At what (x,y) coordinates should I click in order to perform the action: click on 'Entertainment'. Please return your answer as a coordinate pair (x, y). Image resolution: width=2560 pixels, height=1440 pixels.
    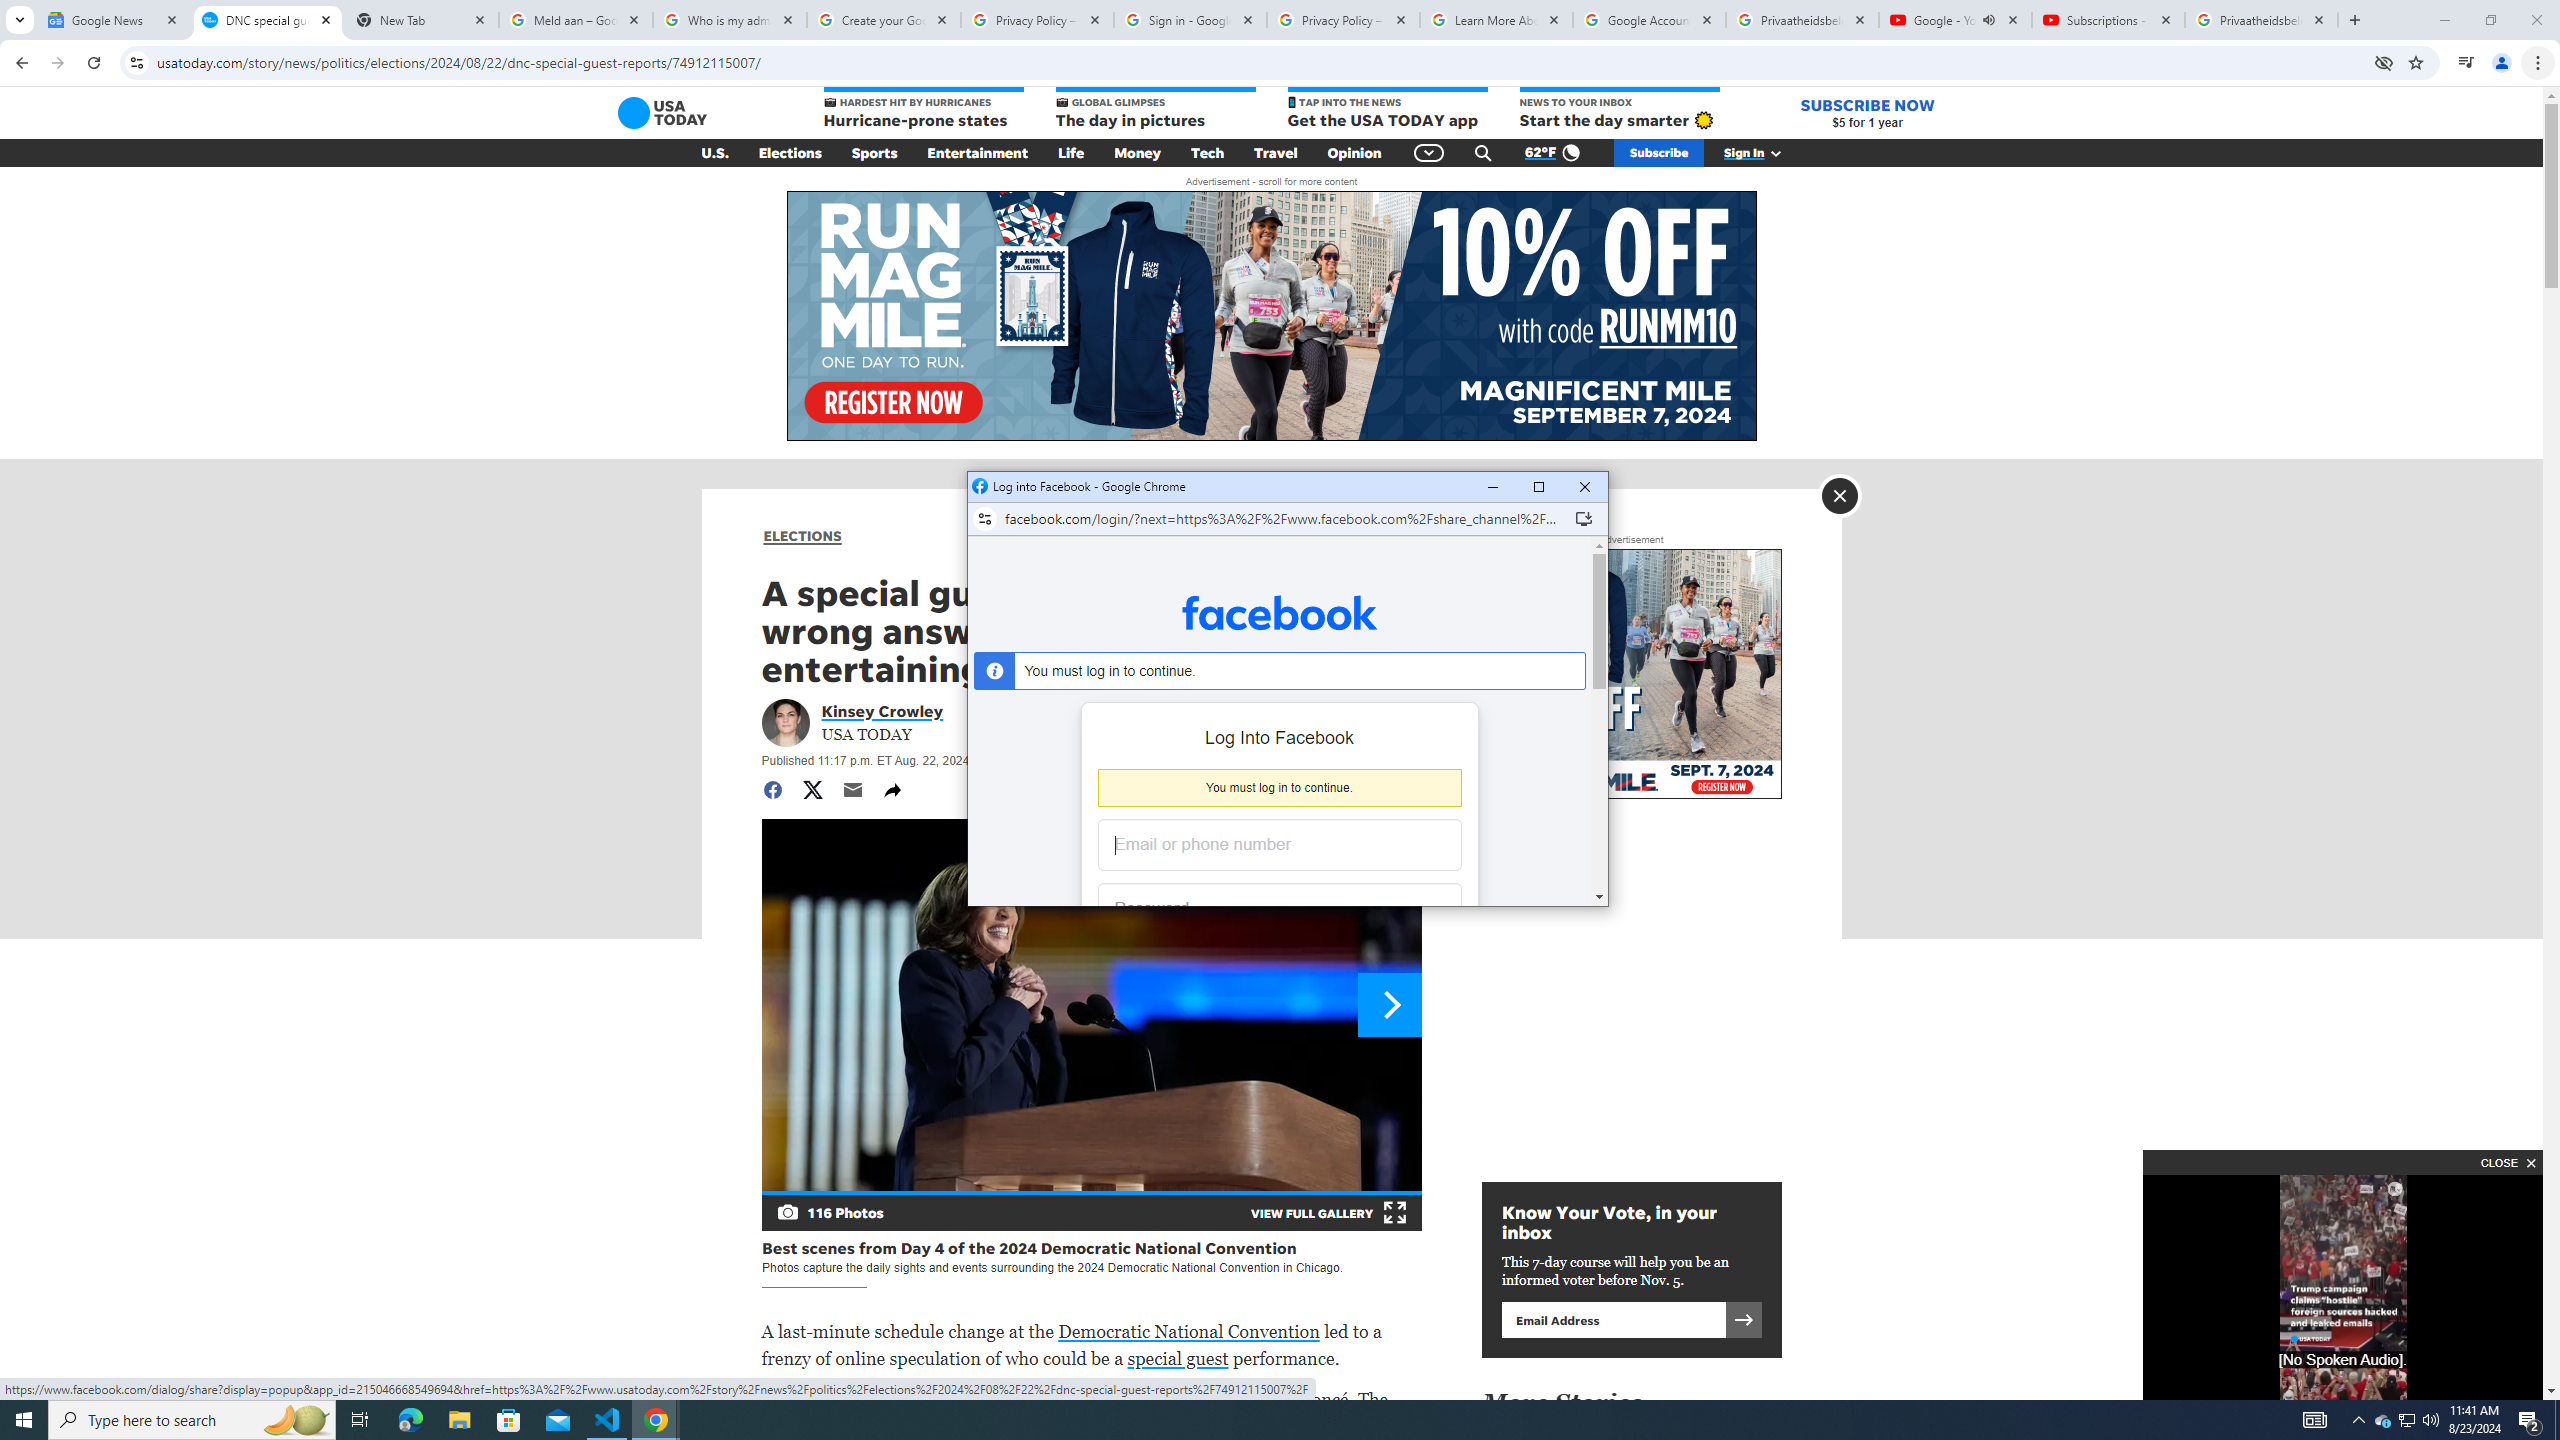
    Looking at the image, I should click on (977, 153).